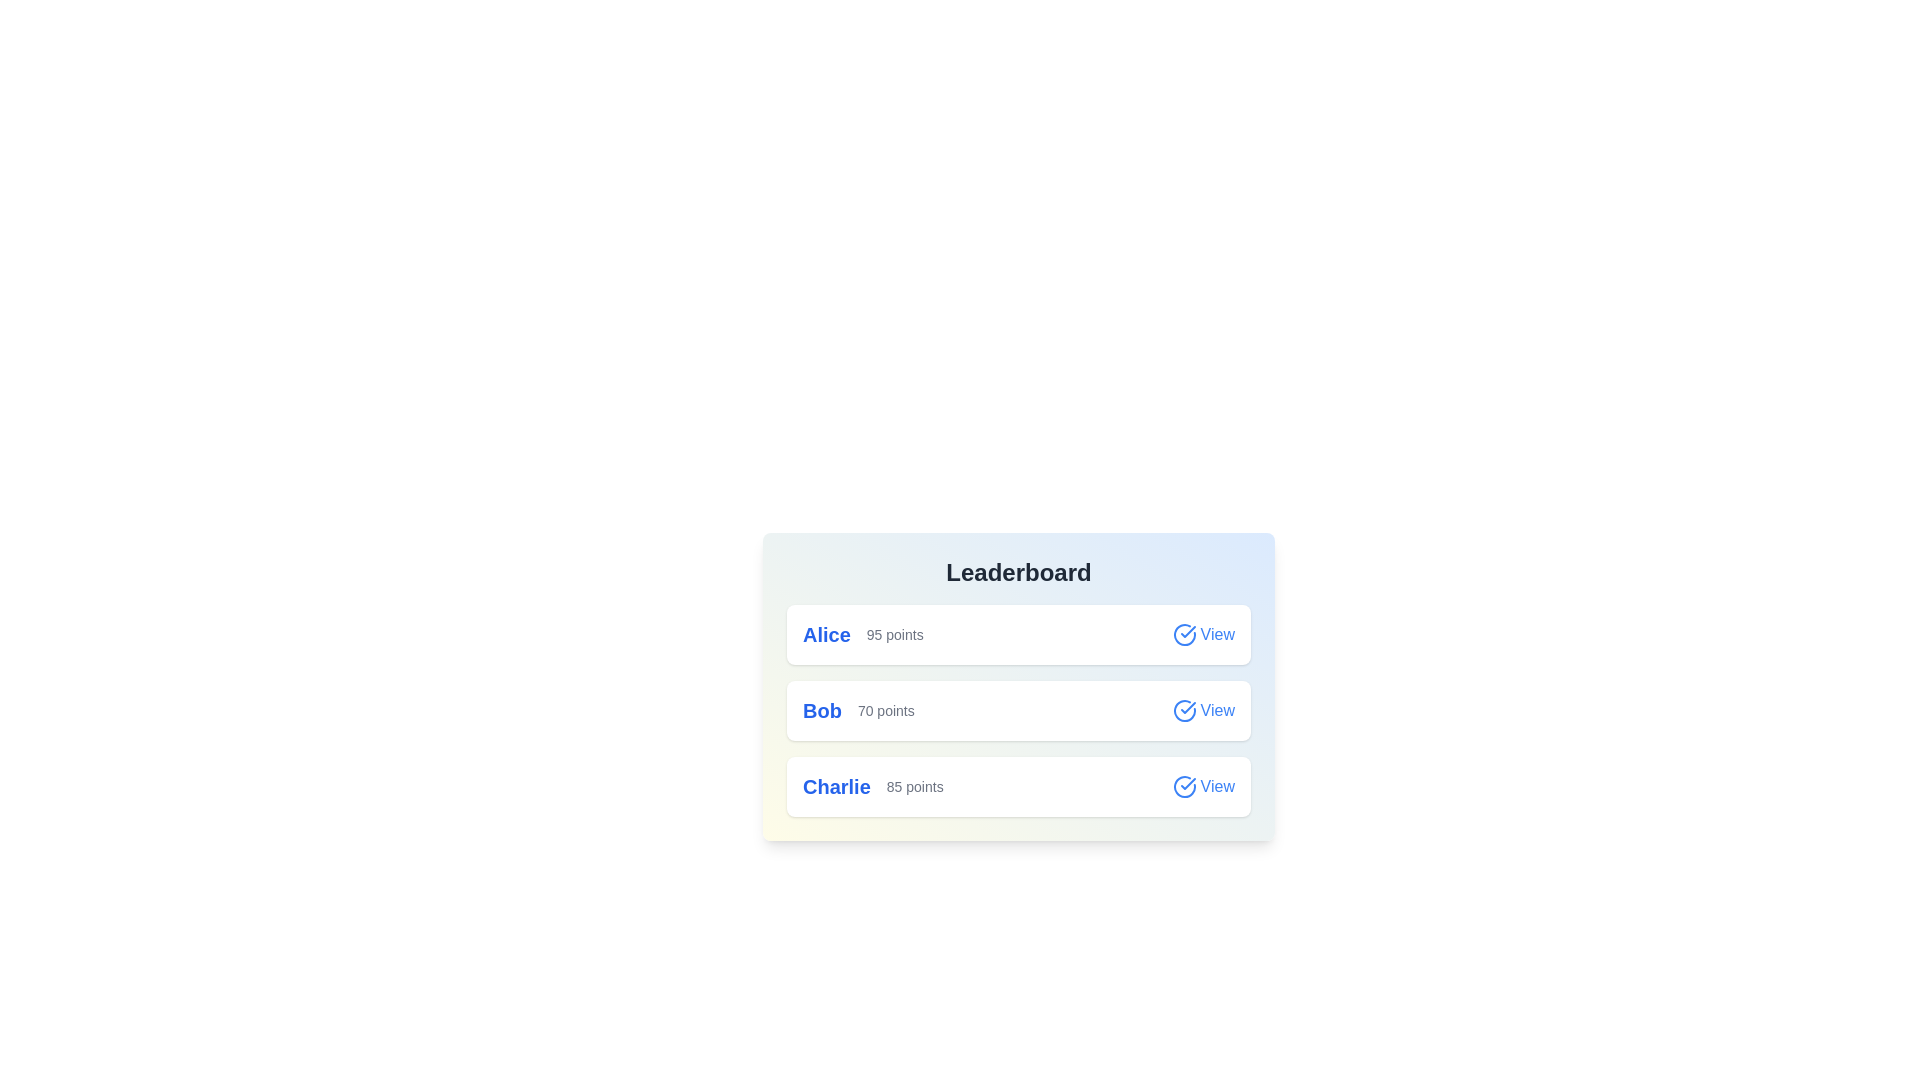  I want to click on the name of the participant Alice to select them, so click(826, 635).